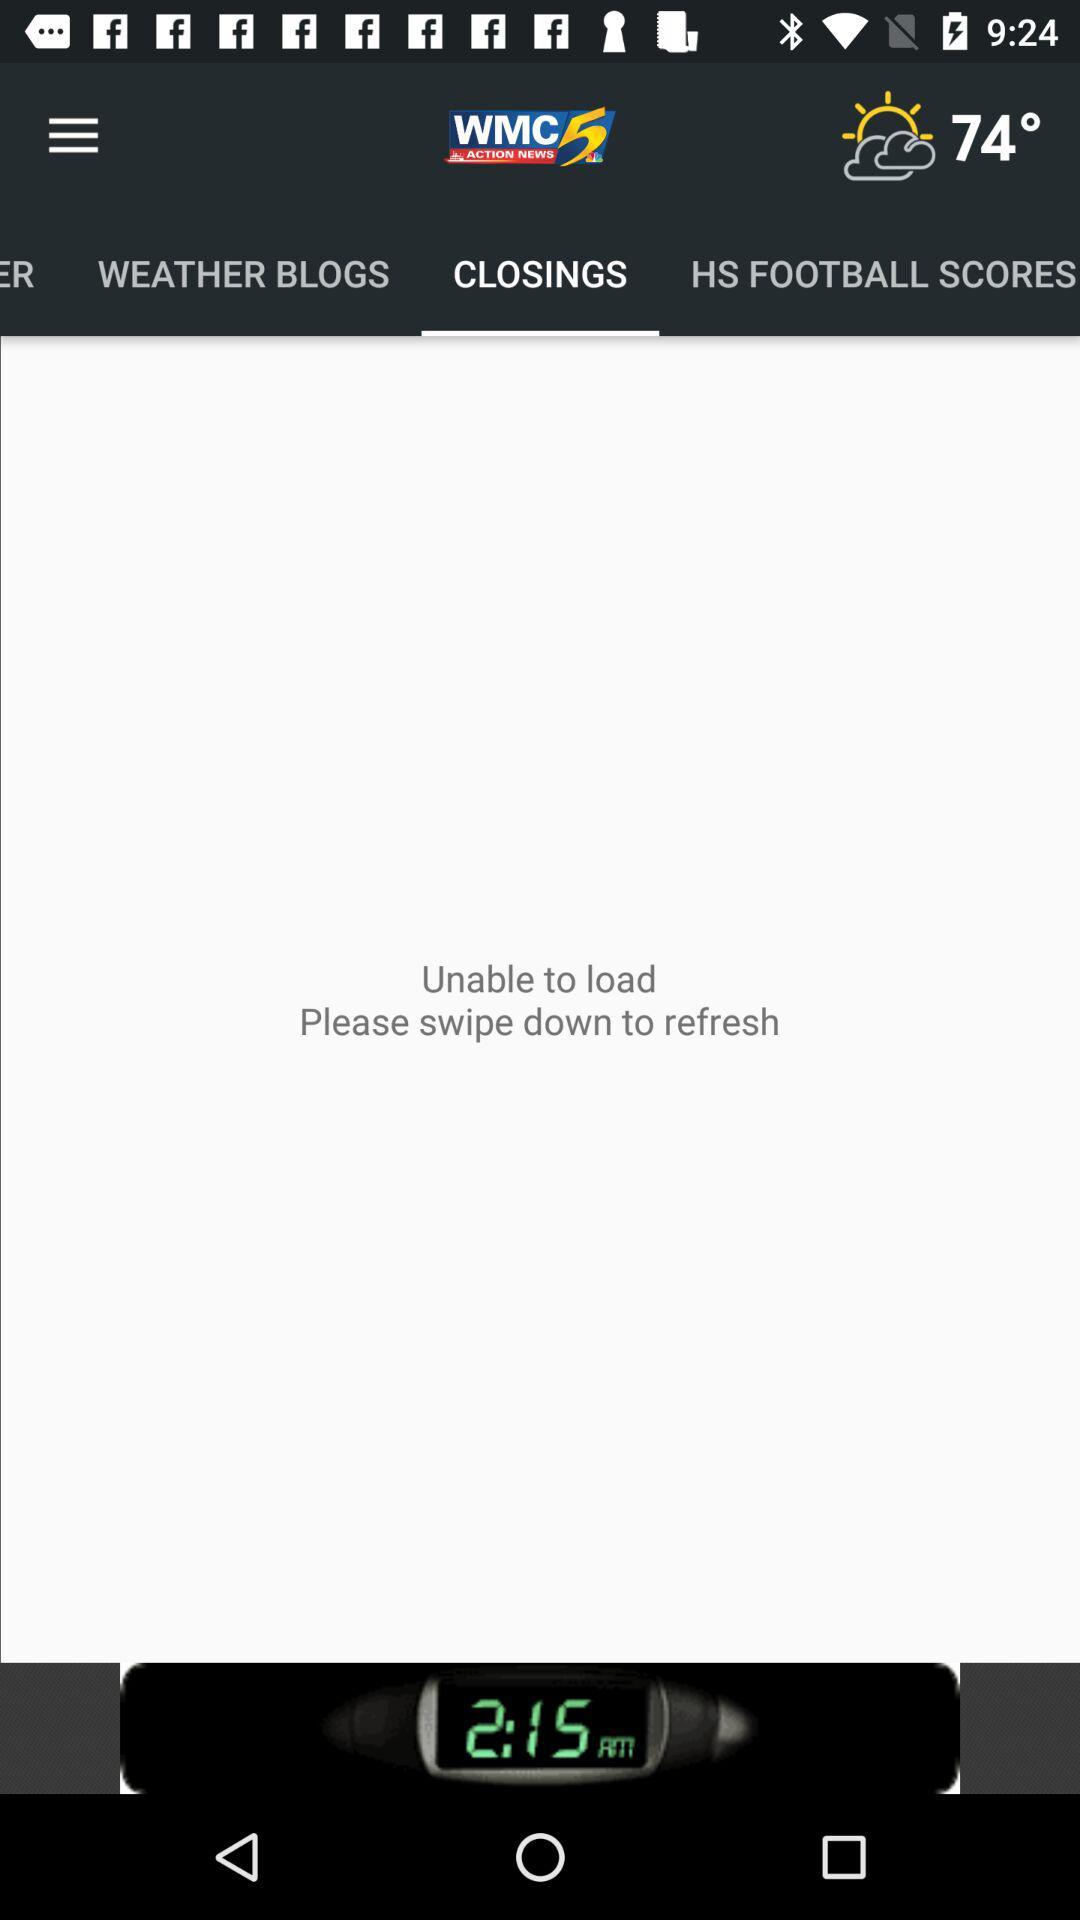 The width and height of the screenshot is (1080, 1920). Describe the element at coordinates (540, 1727) in the screenshot. I see `time` at that location.